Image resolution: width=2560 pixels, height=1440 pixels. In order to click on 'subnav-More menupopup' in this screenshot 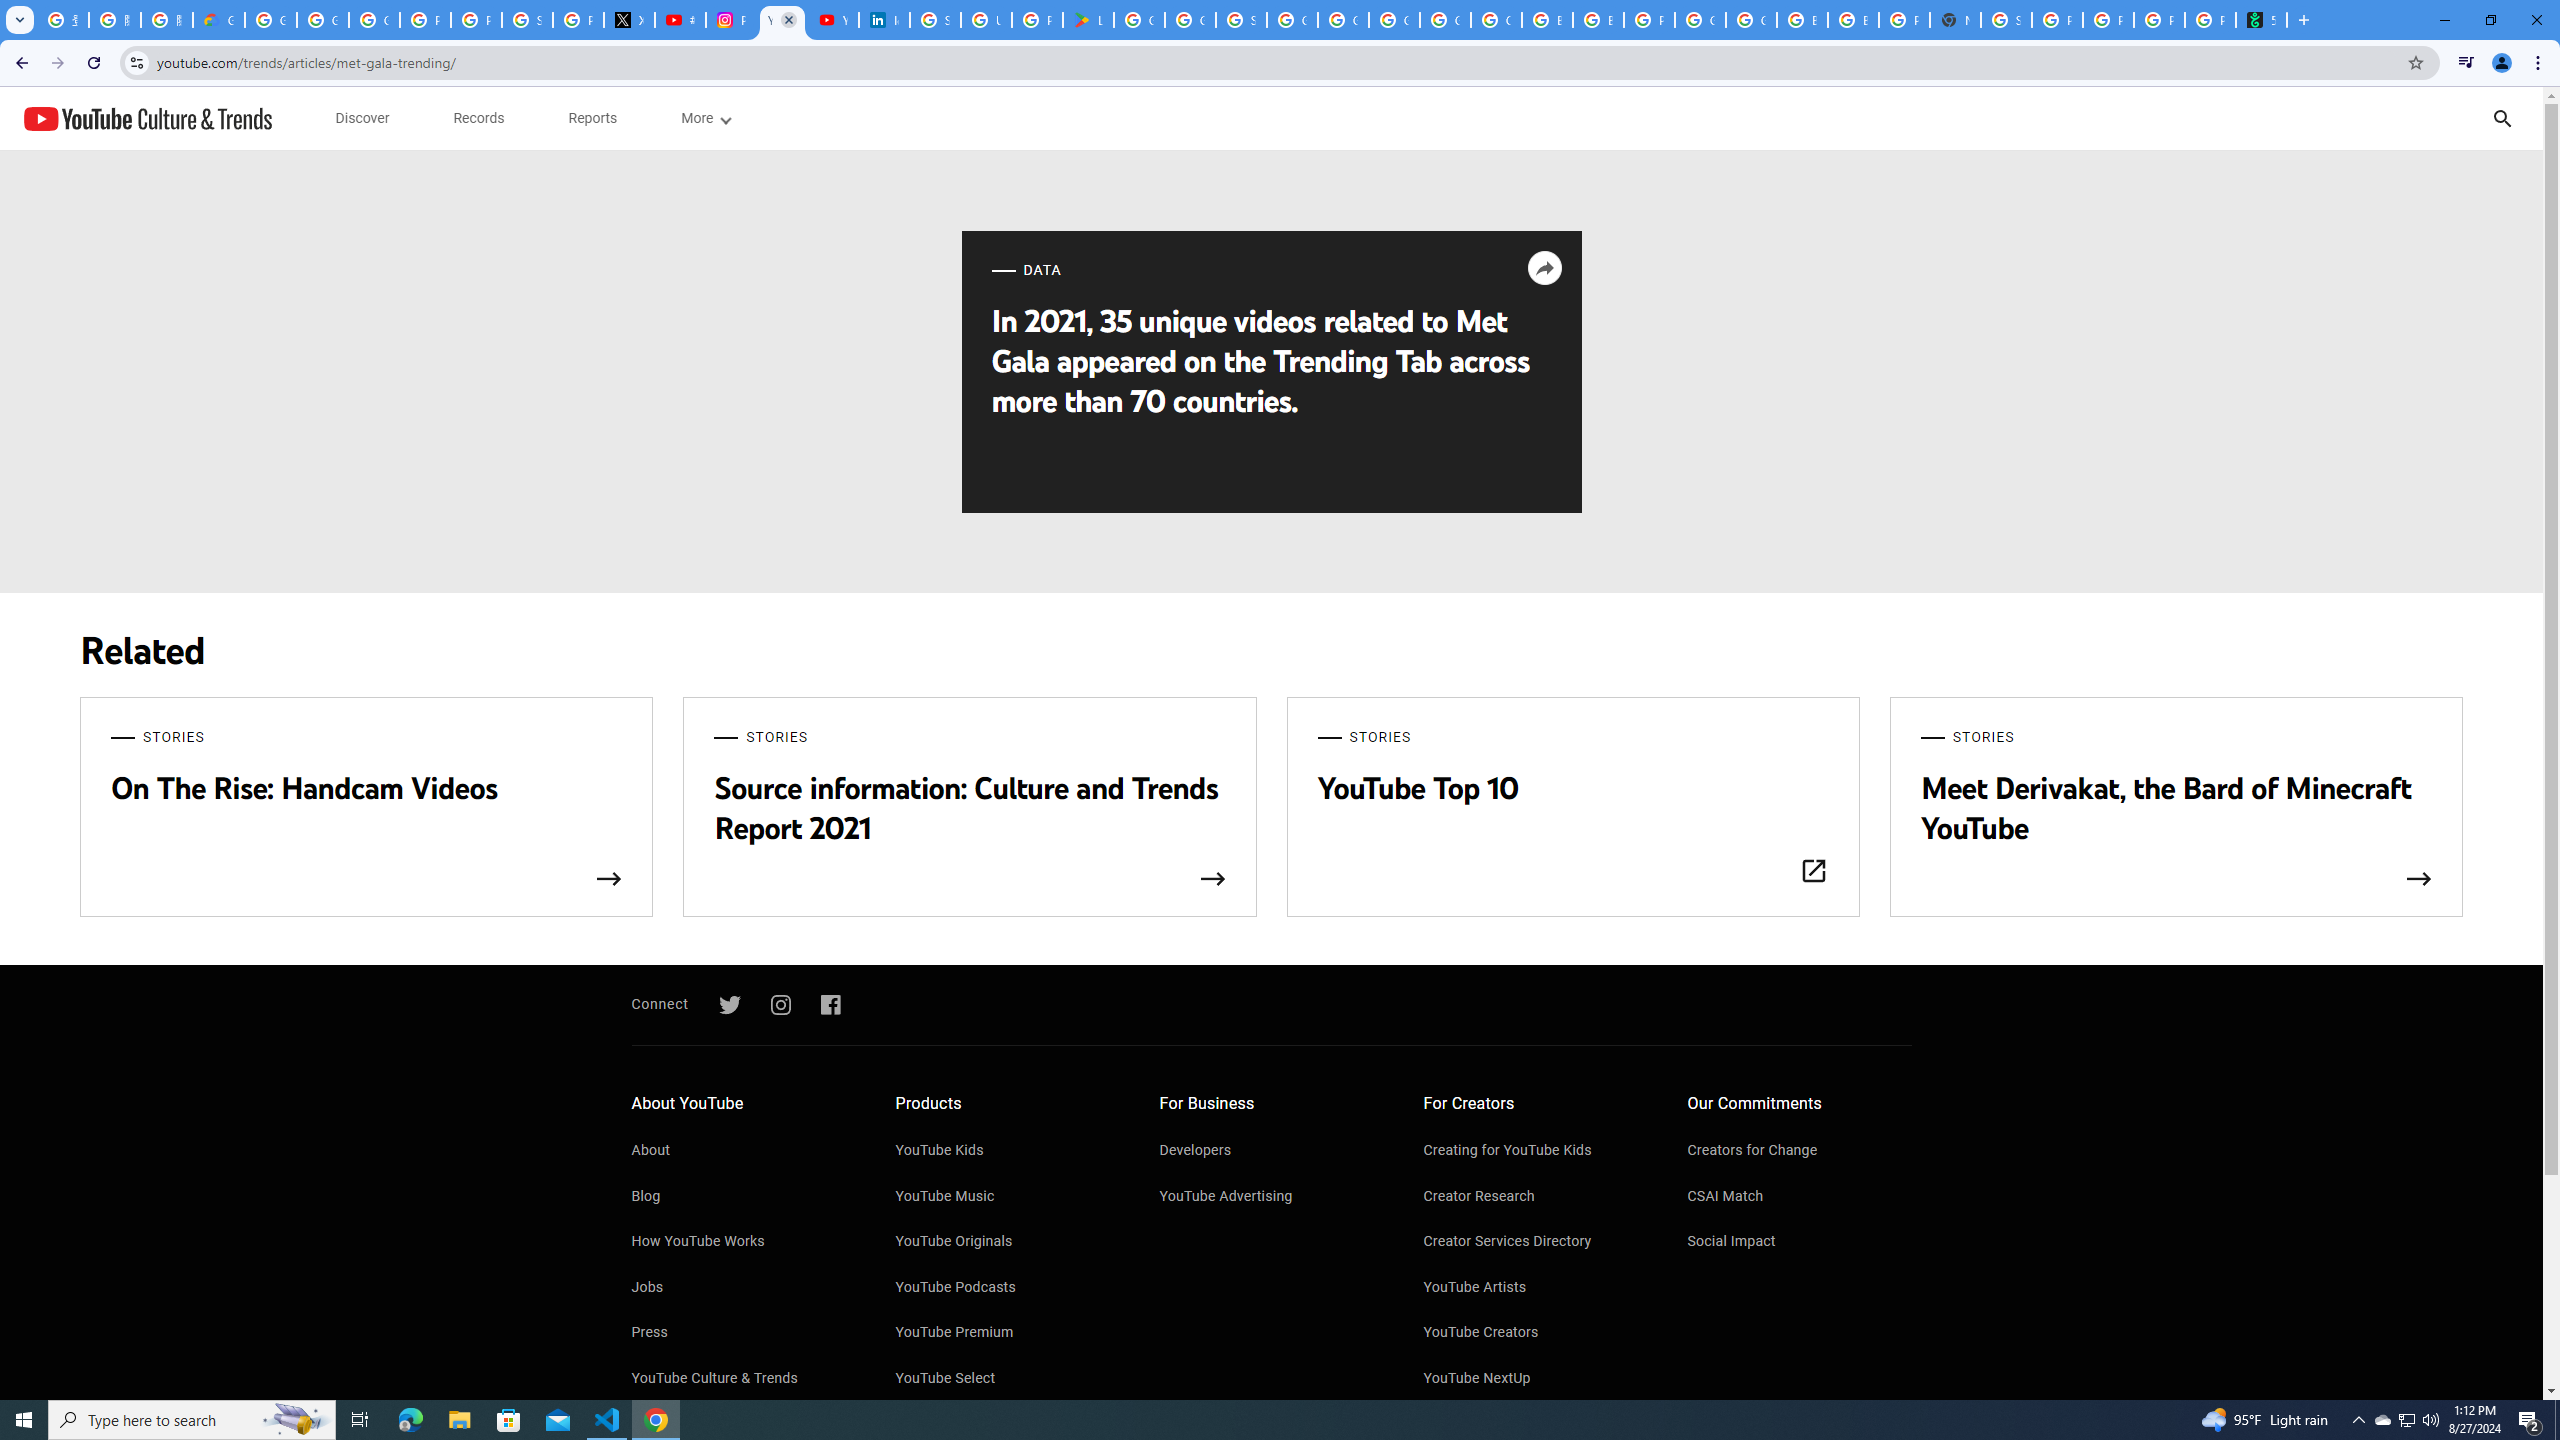, I will do `click(705, 118)`.